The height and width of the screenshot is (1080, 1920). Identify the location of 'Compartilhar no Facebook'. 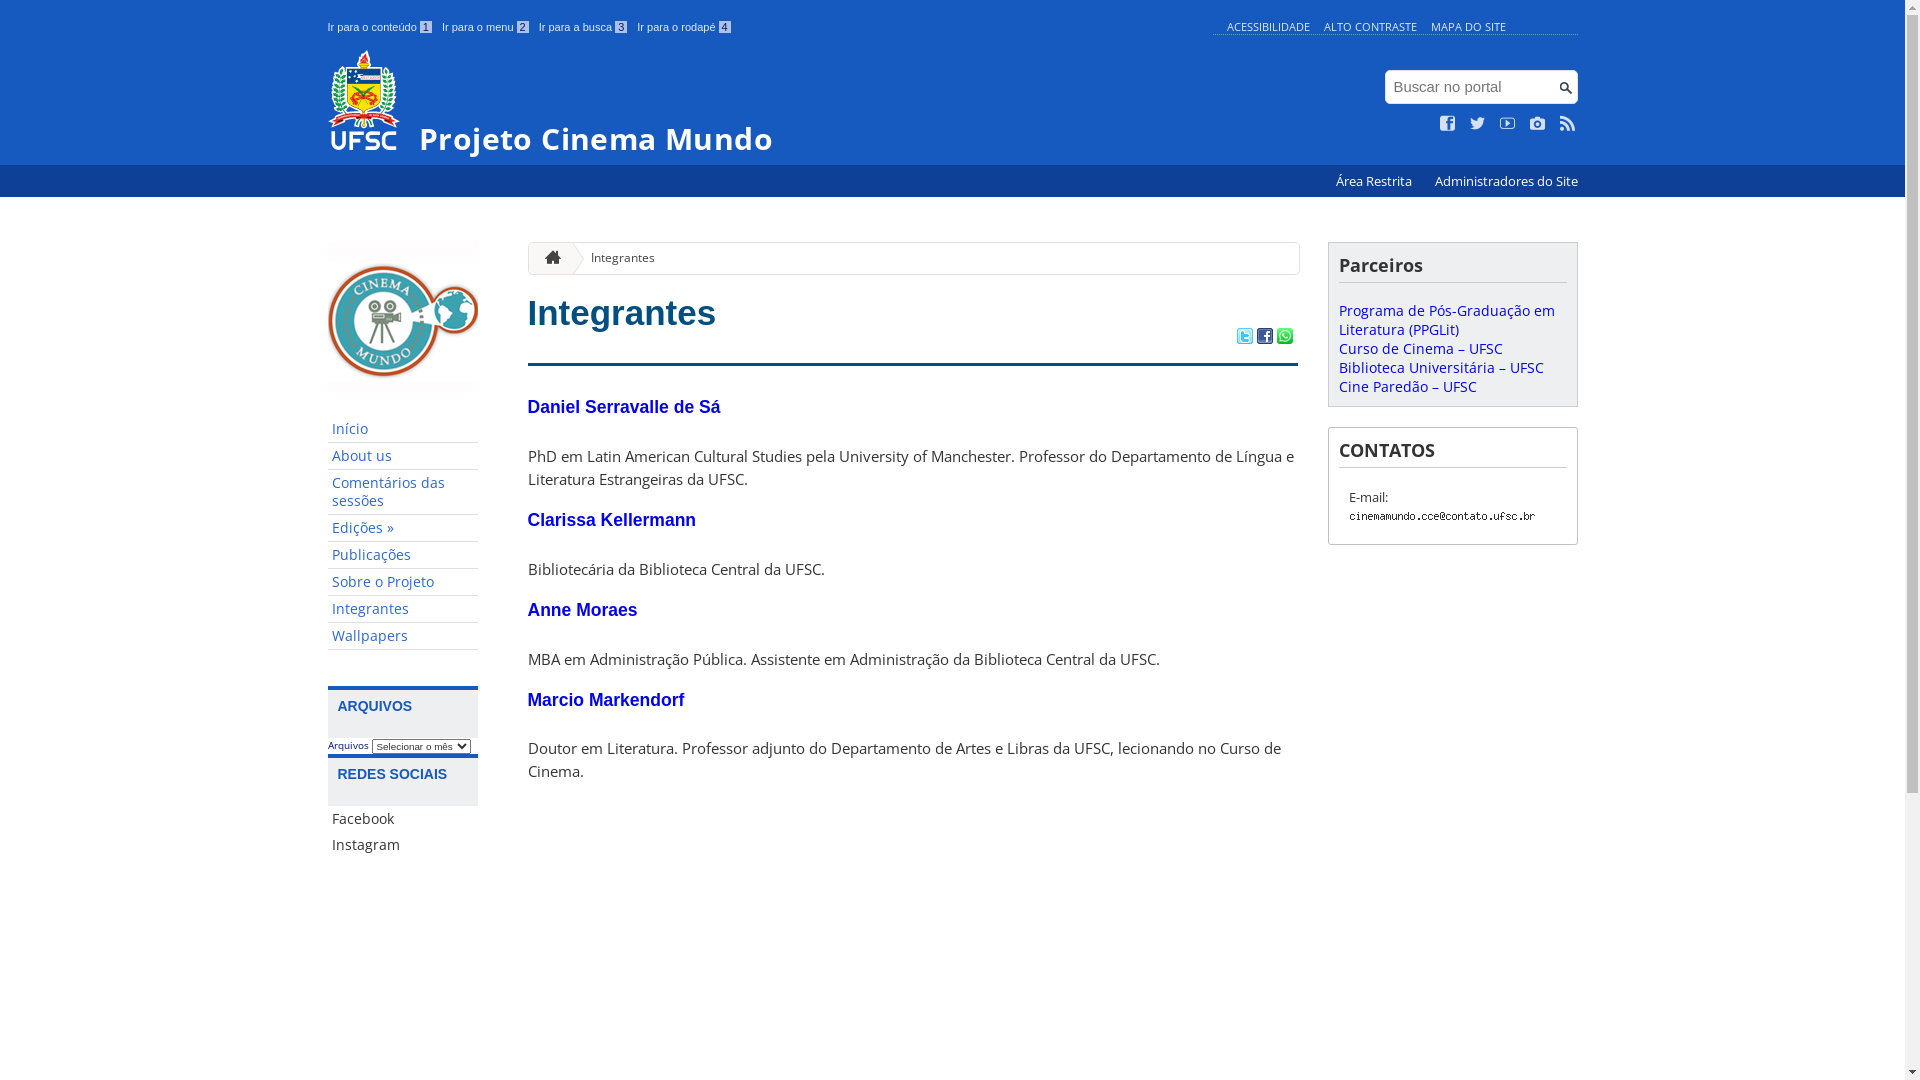
(1262, 337).